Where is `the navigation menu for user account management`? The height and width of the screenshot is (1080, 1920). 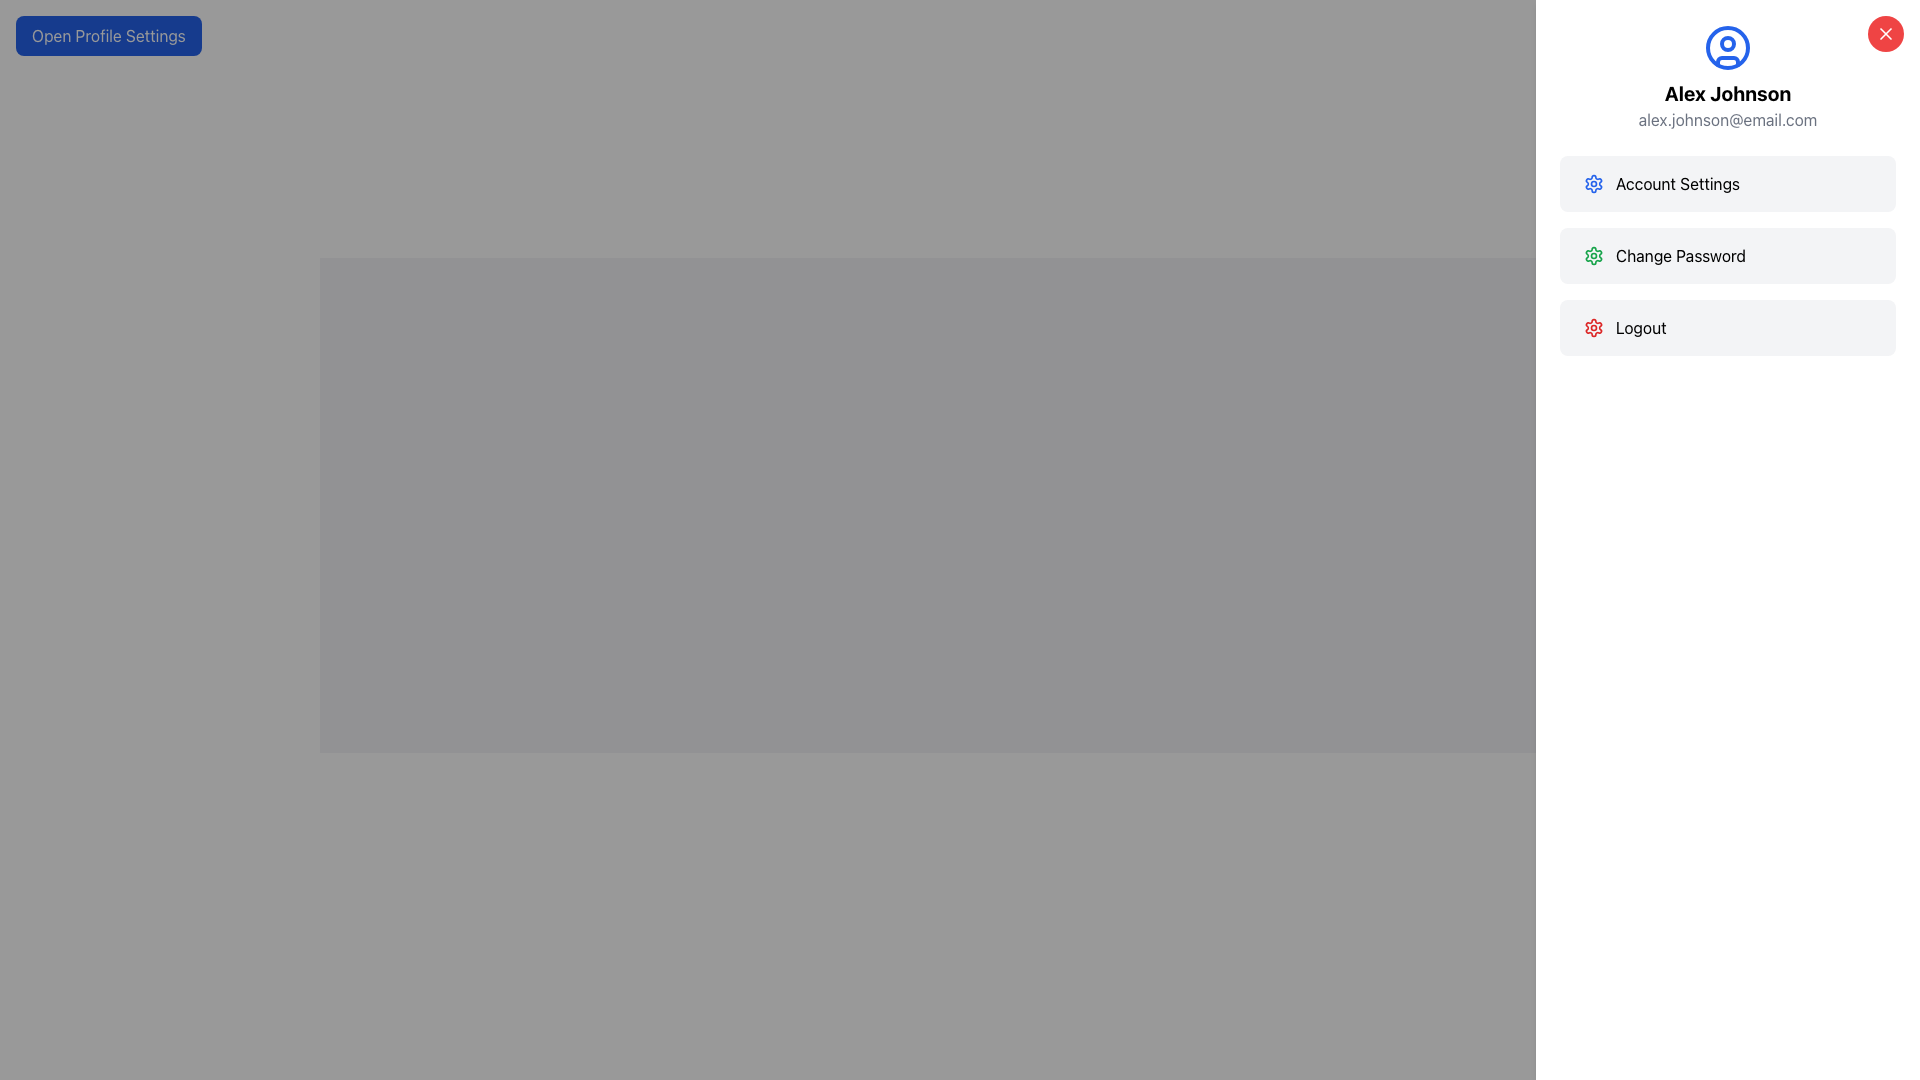 the navigation menu for user account management is located at coordinates (1727, 254).